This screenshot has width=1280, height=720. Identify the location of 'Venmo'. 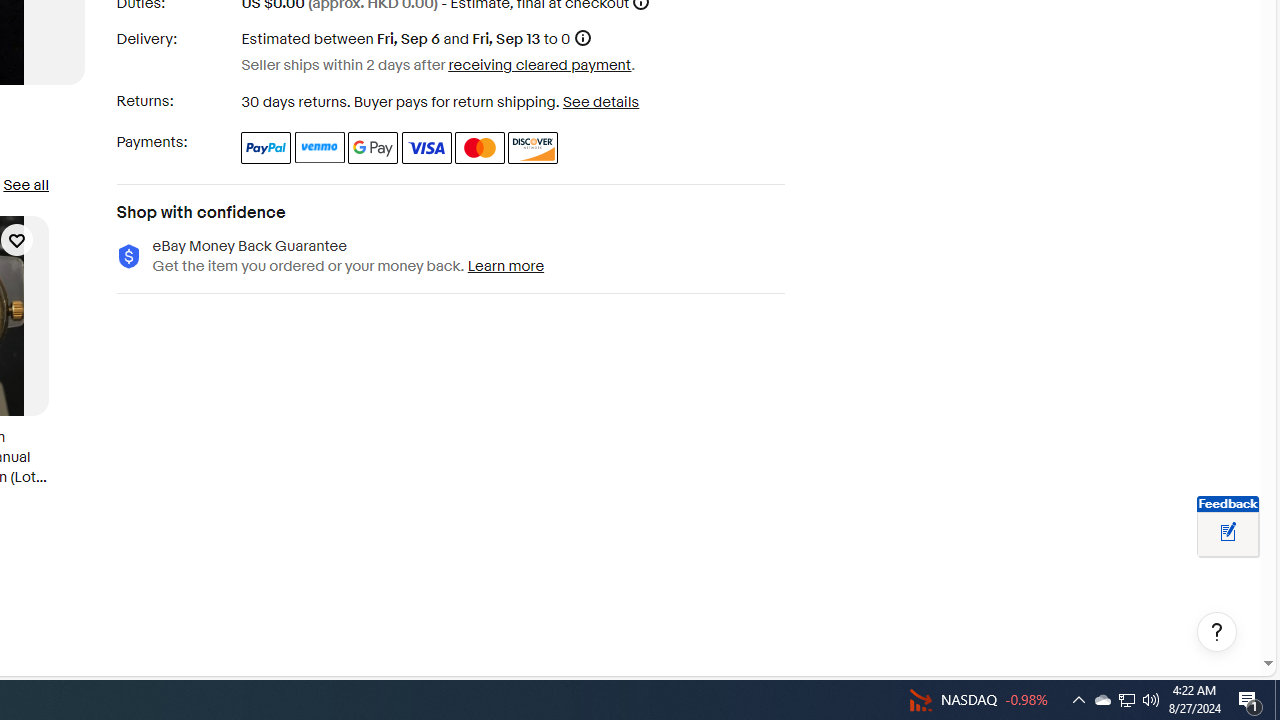
(320, 146).